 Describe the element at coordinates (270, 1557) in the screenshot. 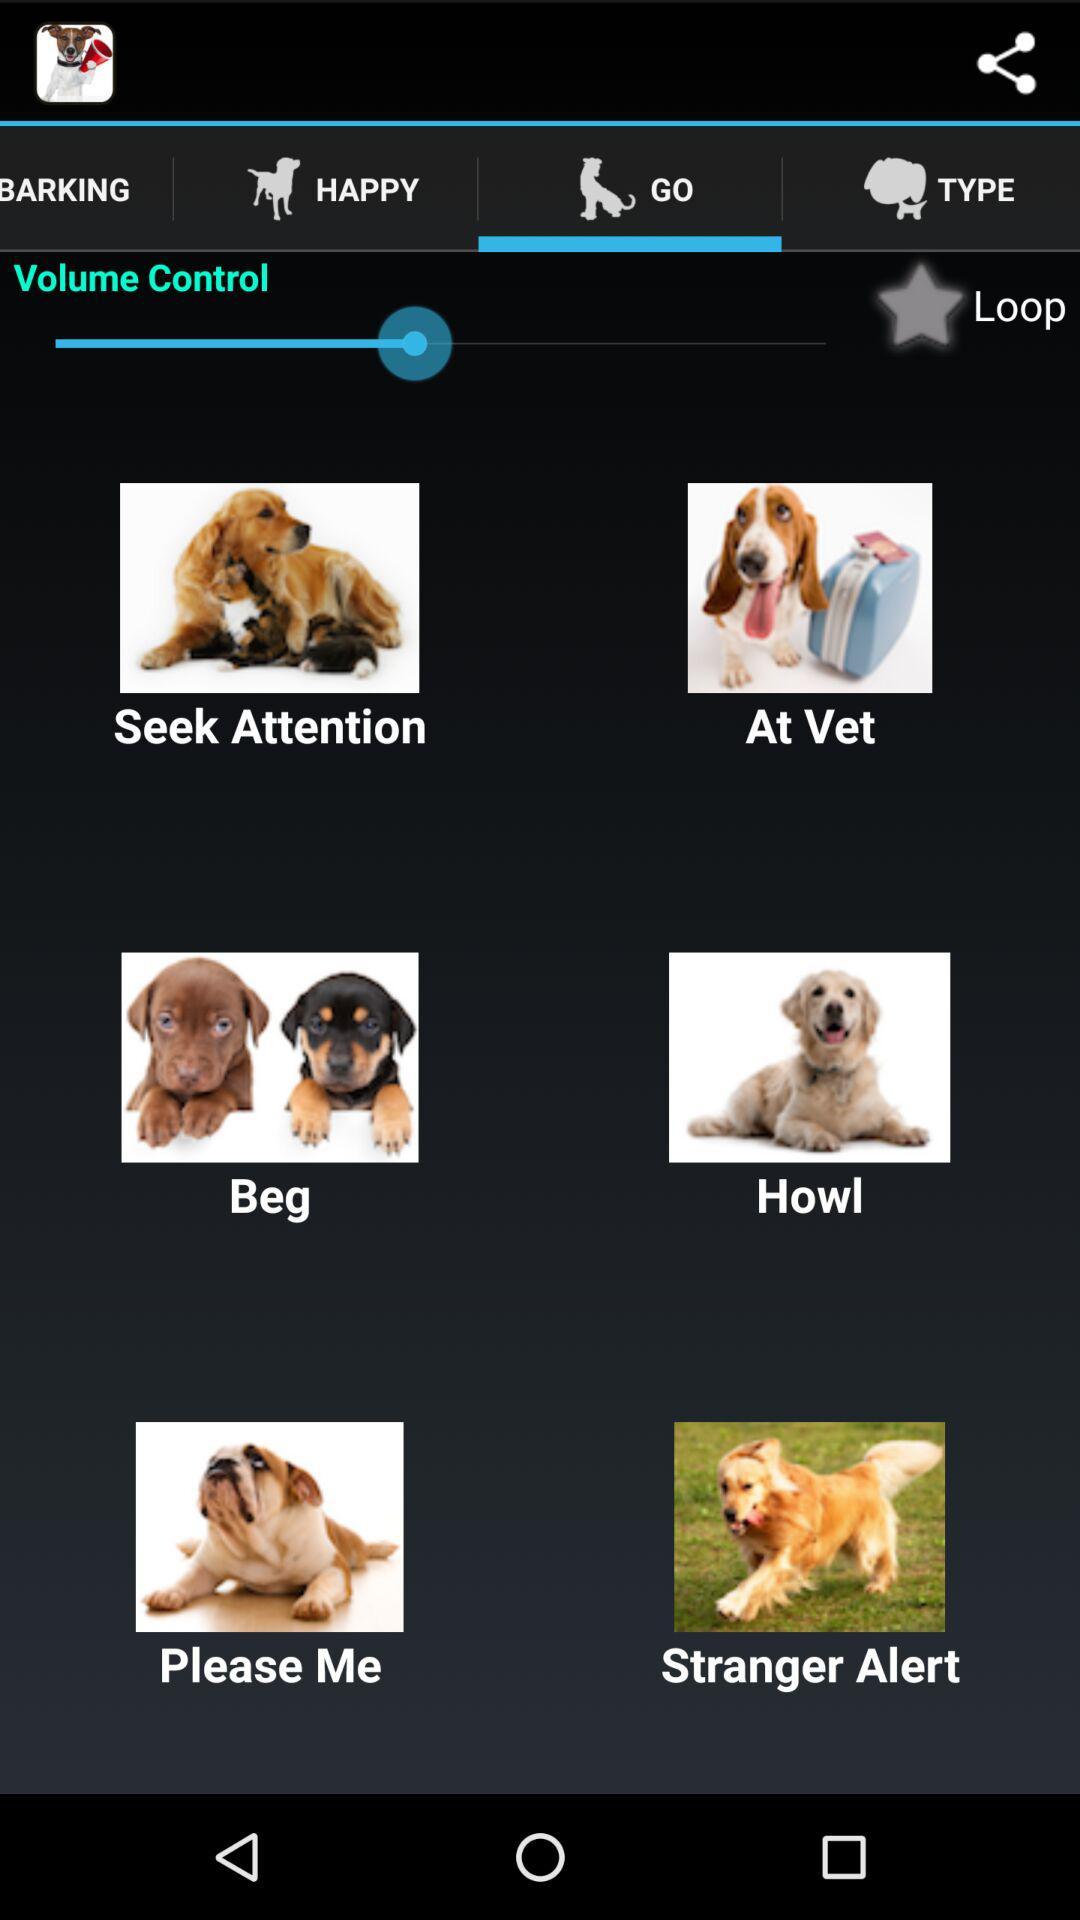

I see `the please me at the bottom left corner` at that location.